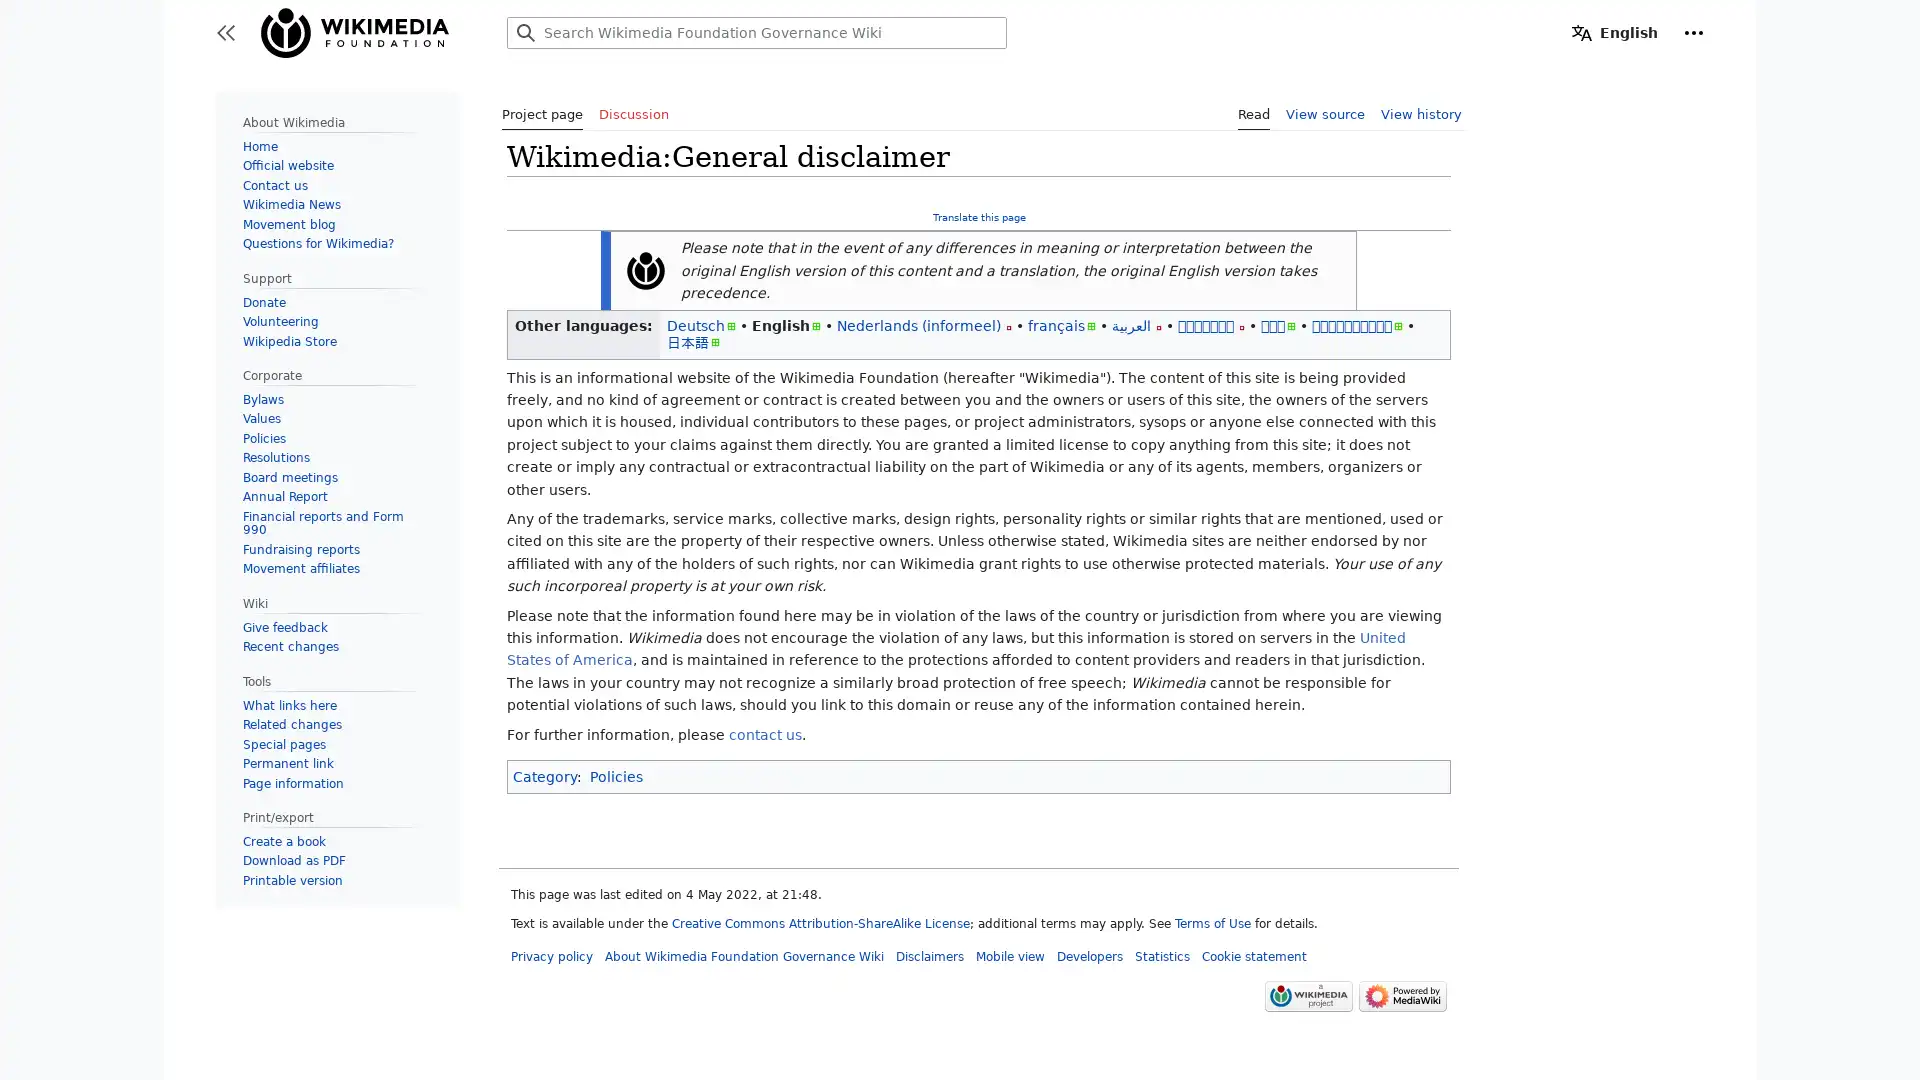 This screenshot has height=1080, width=1920. I want to click on Go, so click(526, 33).